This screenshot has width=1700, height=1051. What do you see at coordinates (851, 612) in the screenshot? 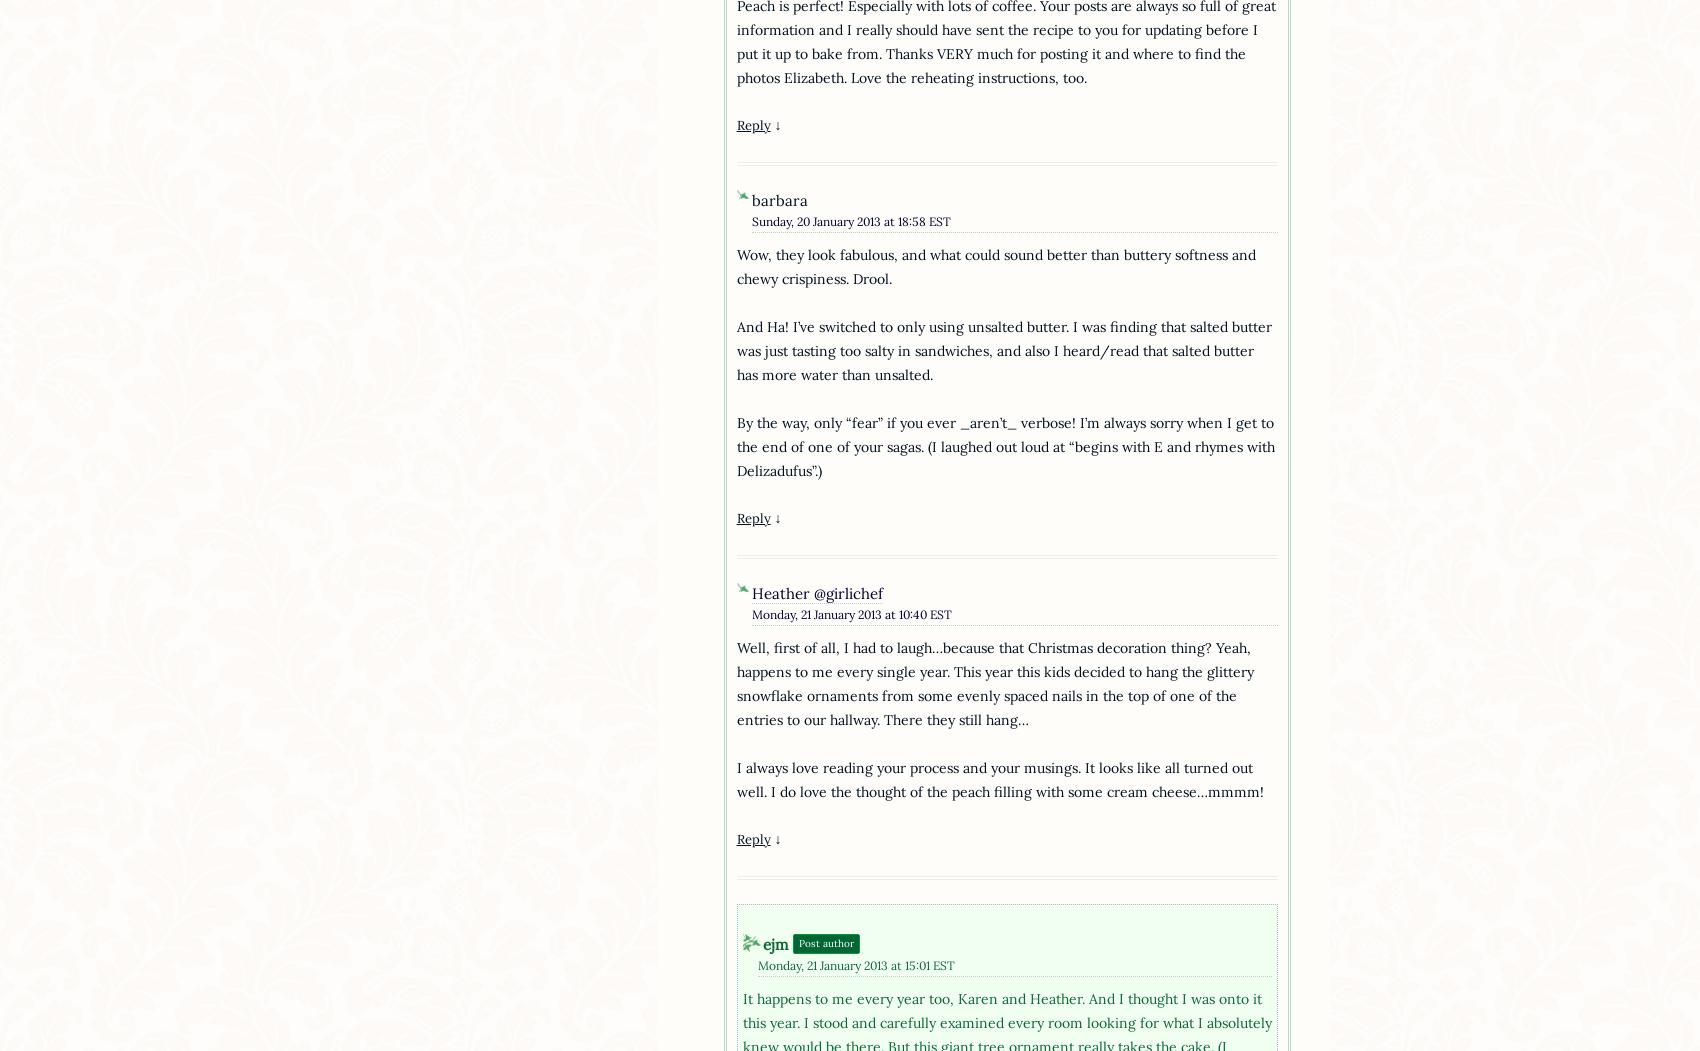
I see `'Monday, 21 January 2013 at 10:40 EST'` at bounding box center [851, 612].